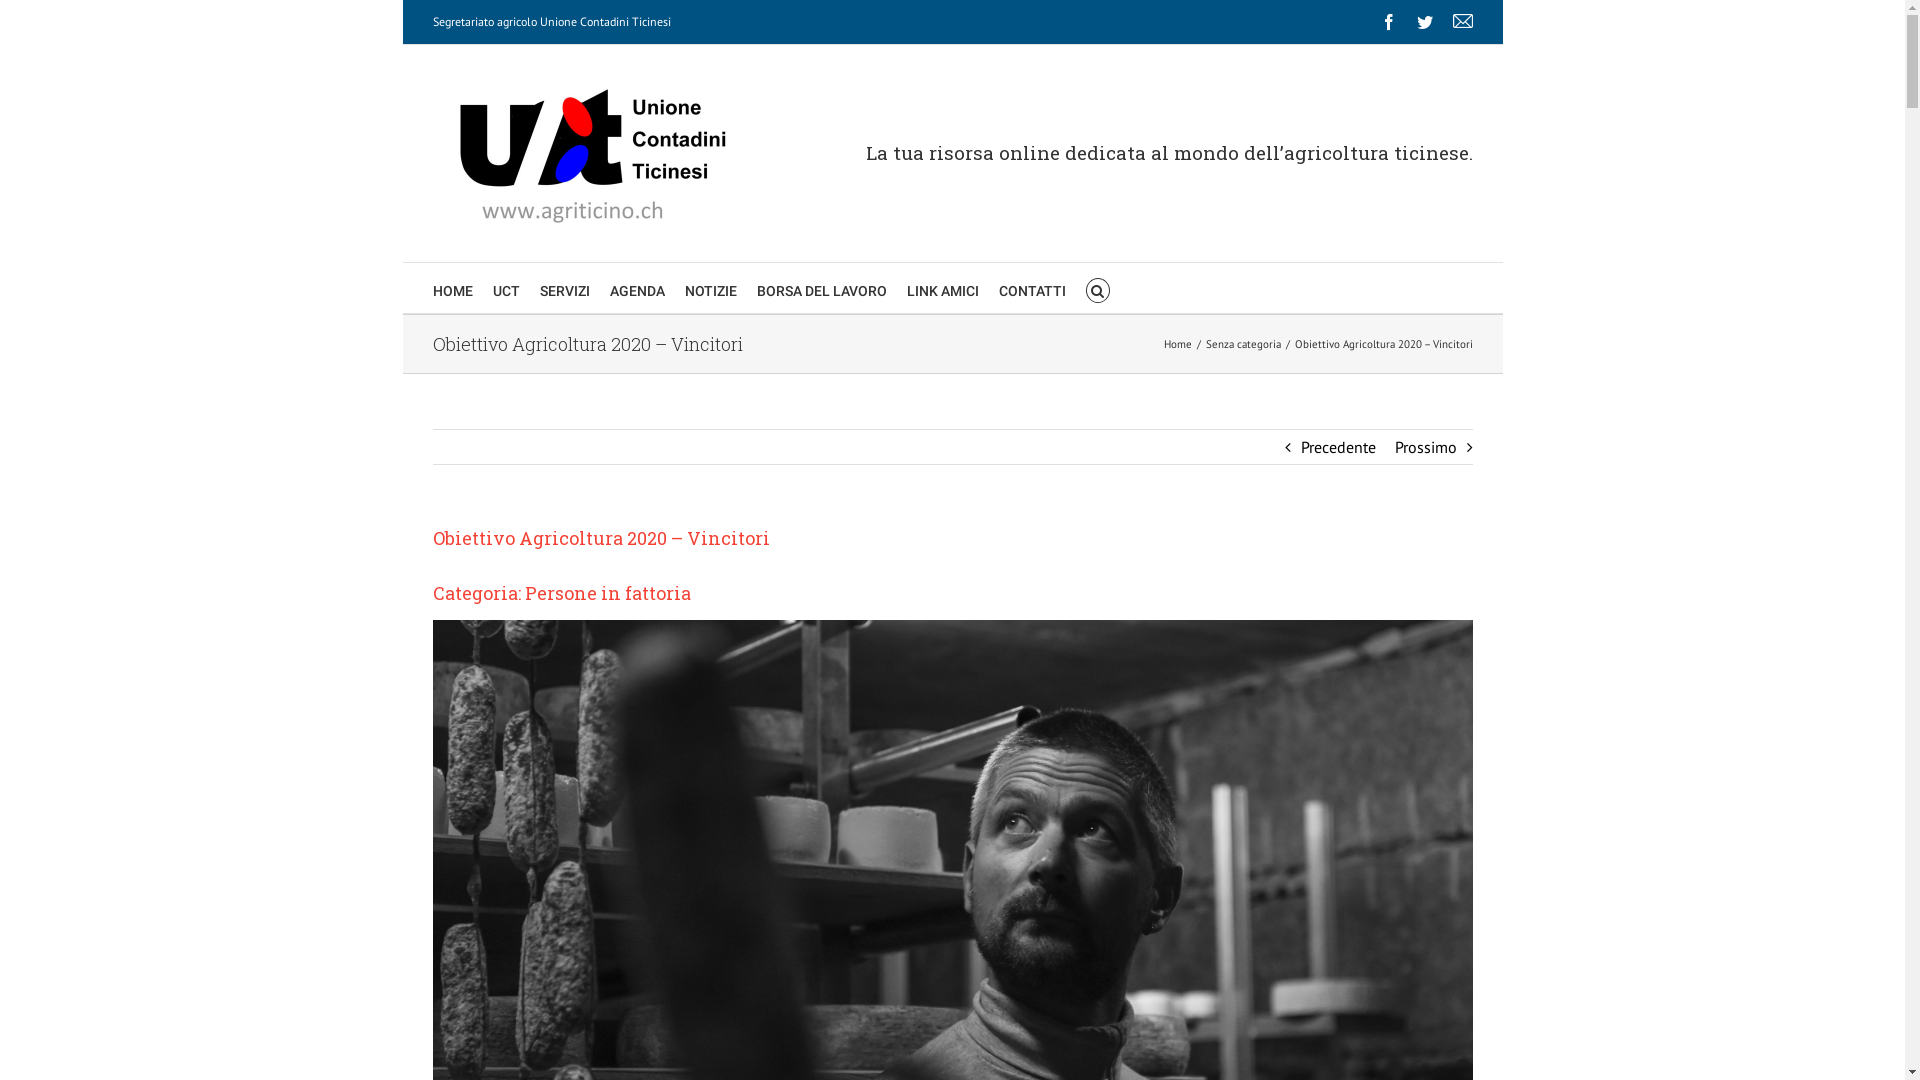 The width and height of the screenshot is (1920, 1080). What do you see at coordinates (940, 288) in the screenshot?
I see `'LINK AMICI'` at bounding box center [940, 288].